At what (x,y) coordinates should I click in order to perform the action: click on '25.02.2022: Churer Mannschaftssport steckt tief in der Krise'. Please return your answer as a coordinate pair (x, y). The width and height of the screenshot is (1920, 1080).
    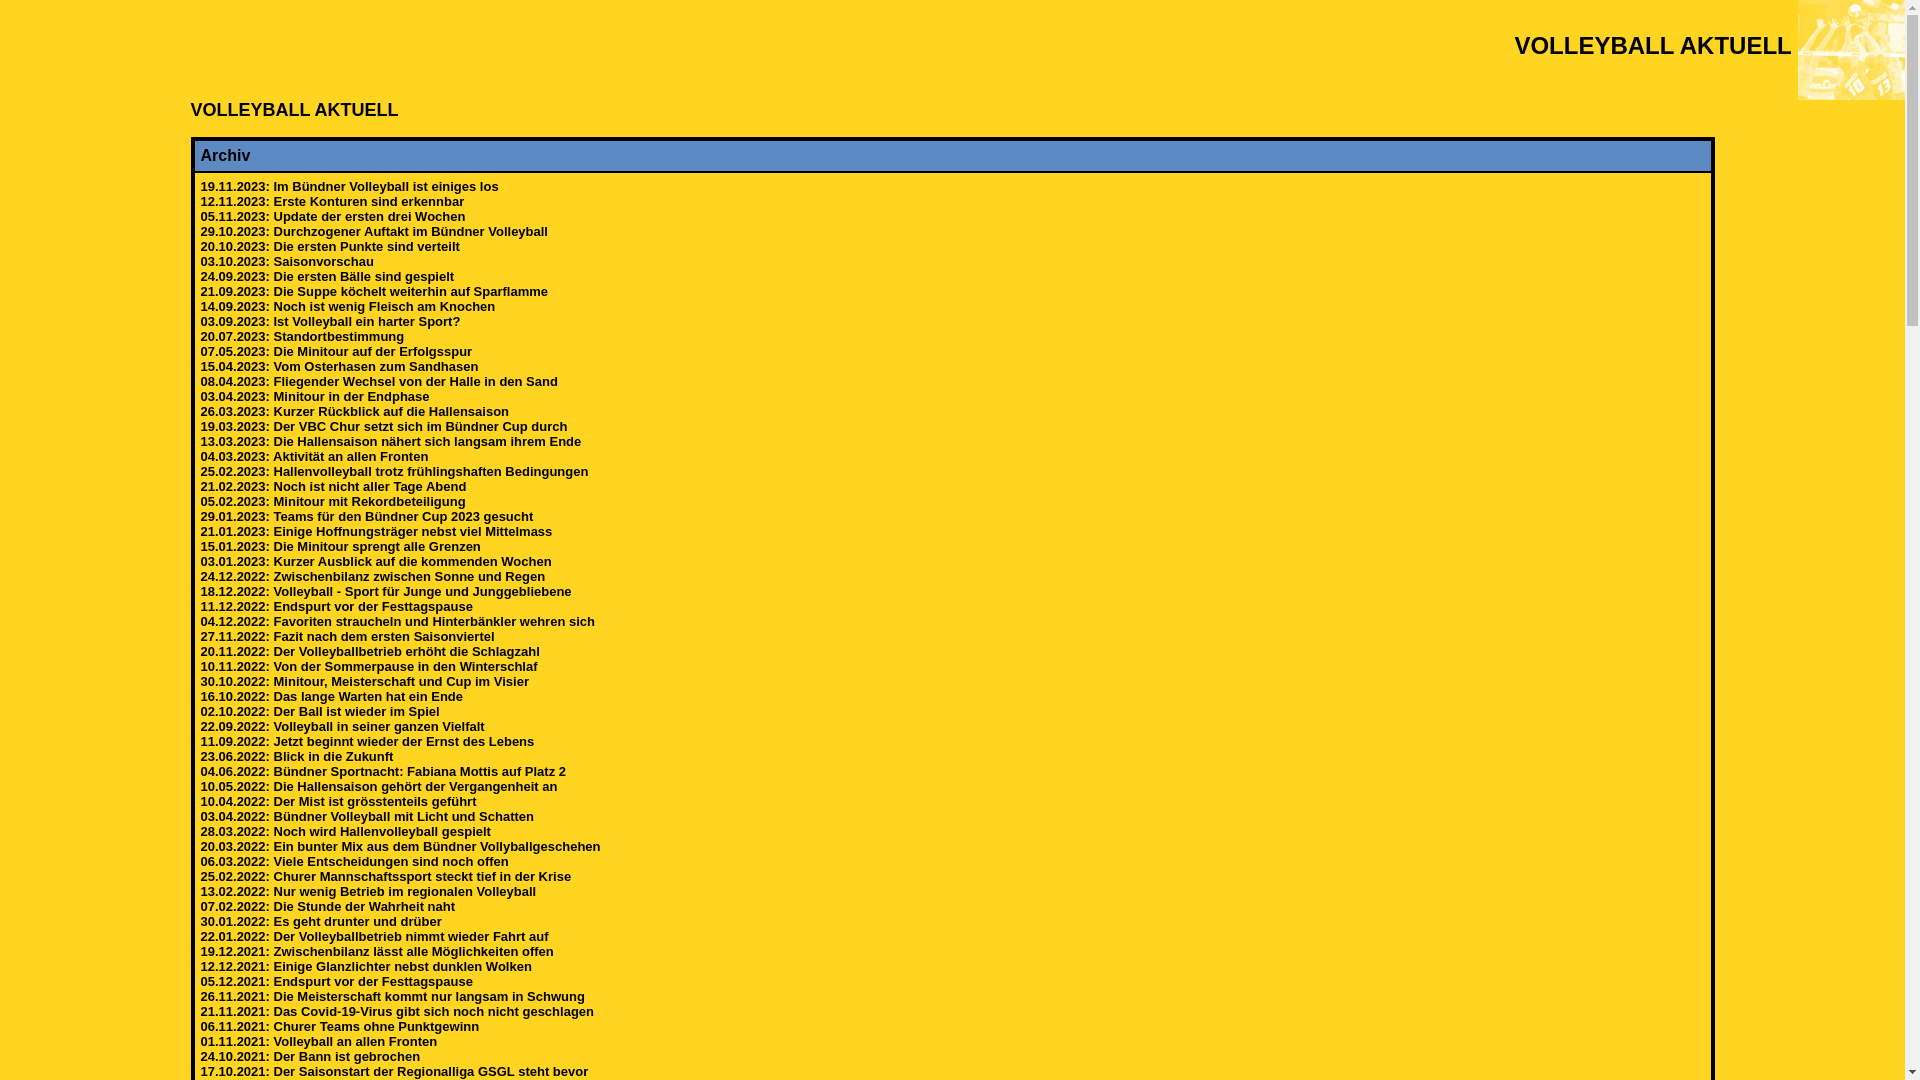
    Looking at the image, I should click on (385, 875).